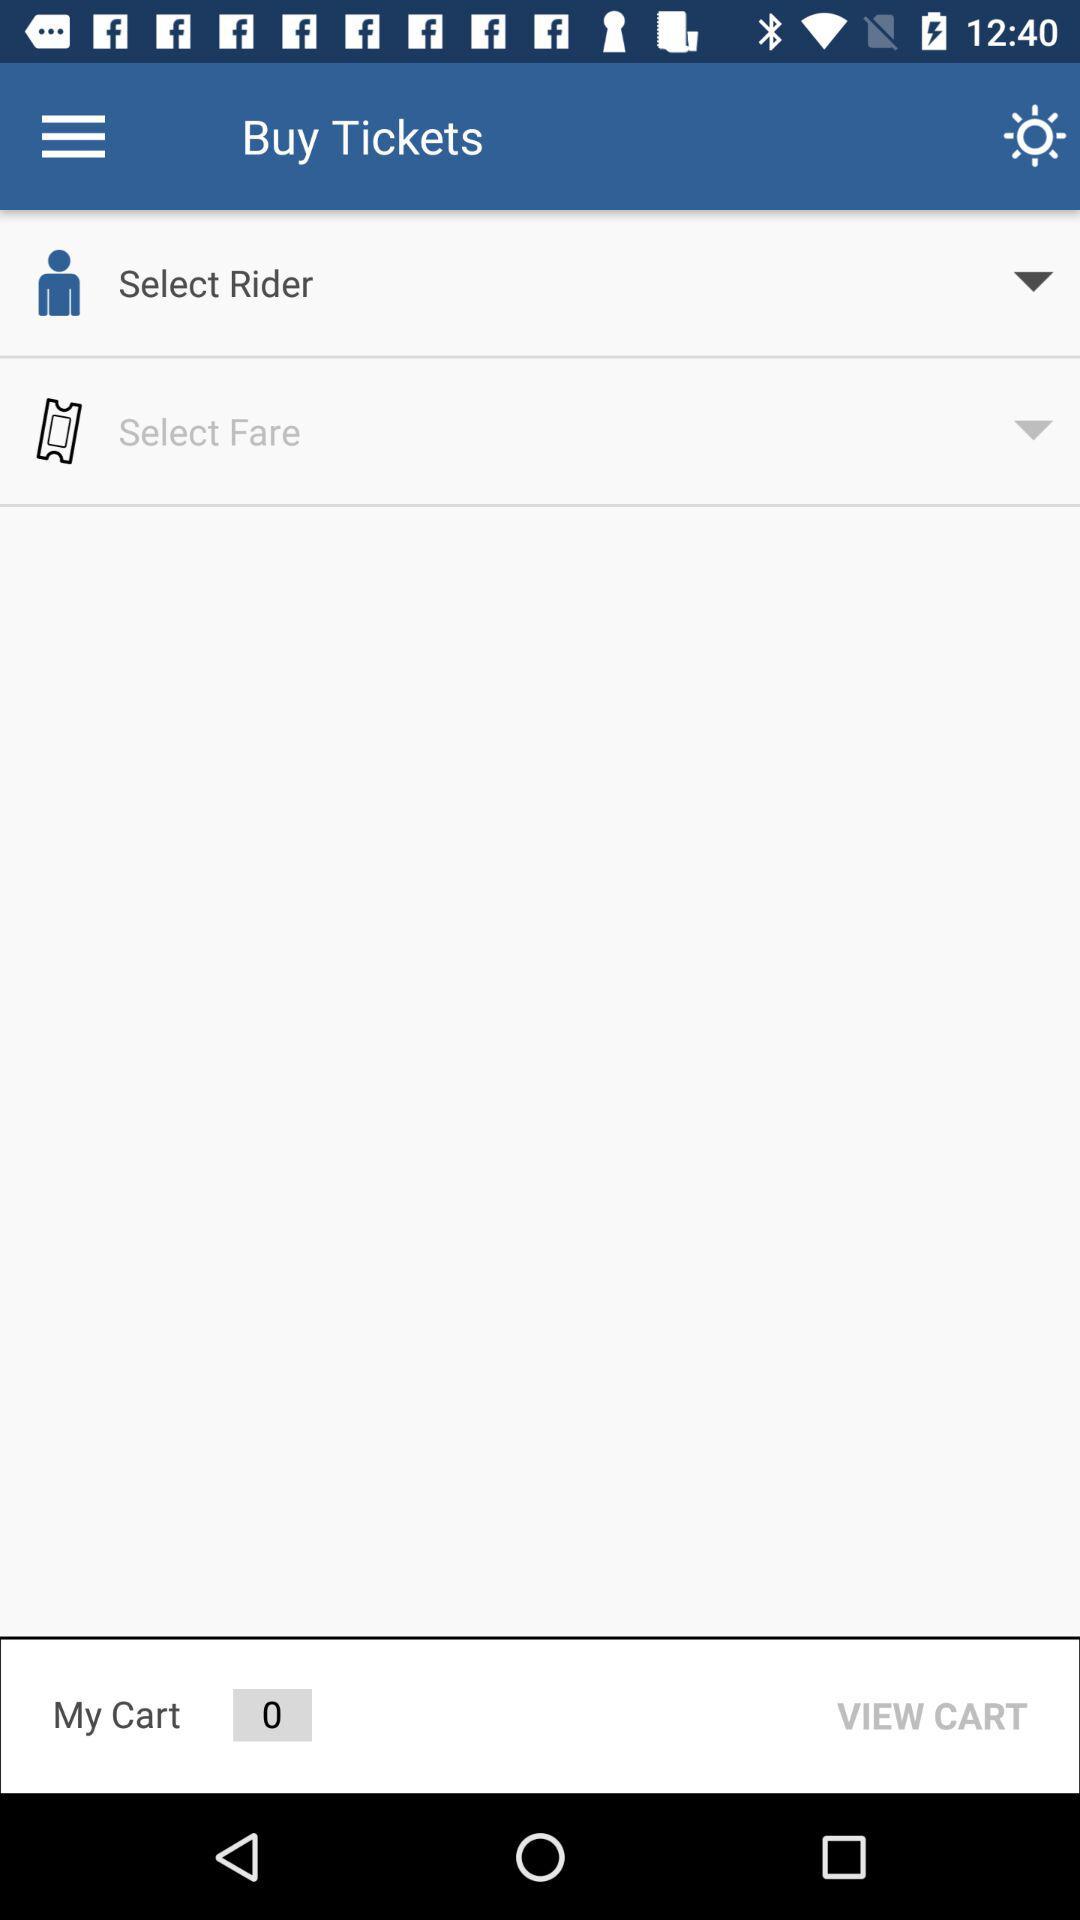  What do you see at coordinates (932, 1714) in the screenshot?
I see `the icon next to the 0 item` at bounding box center [932, 1714].